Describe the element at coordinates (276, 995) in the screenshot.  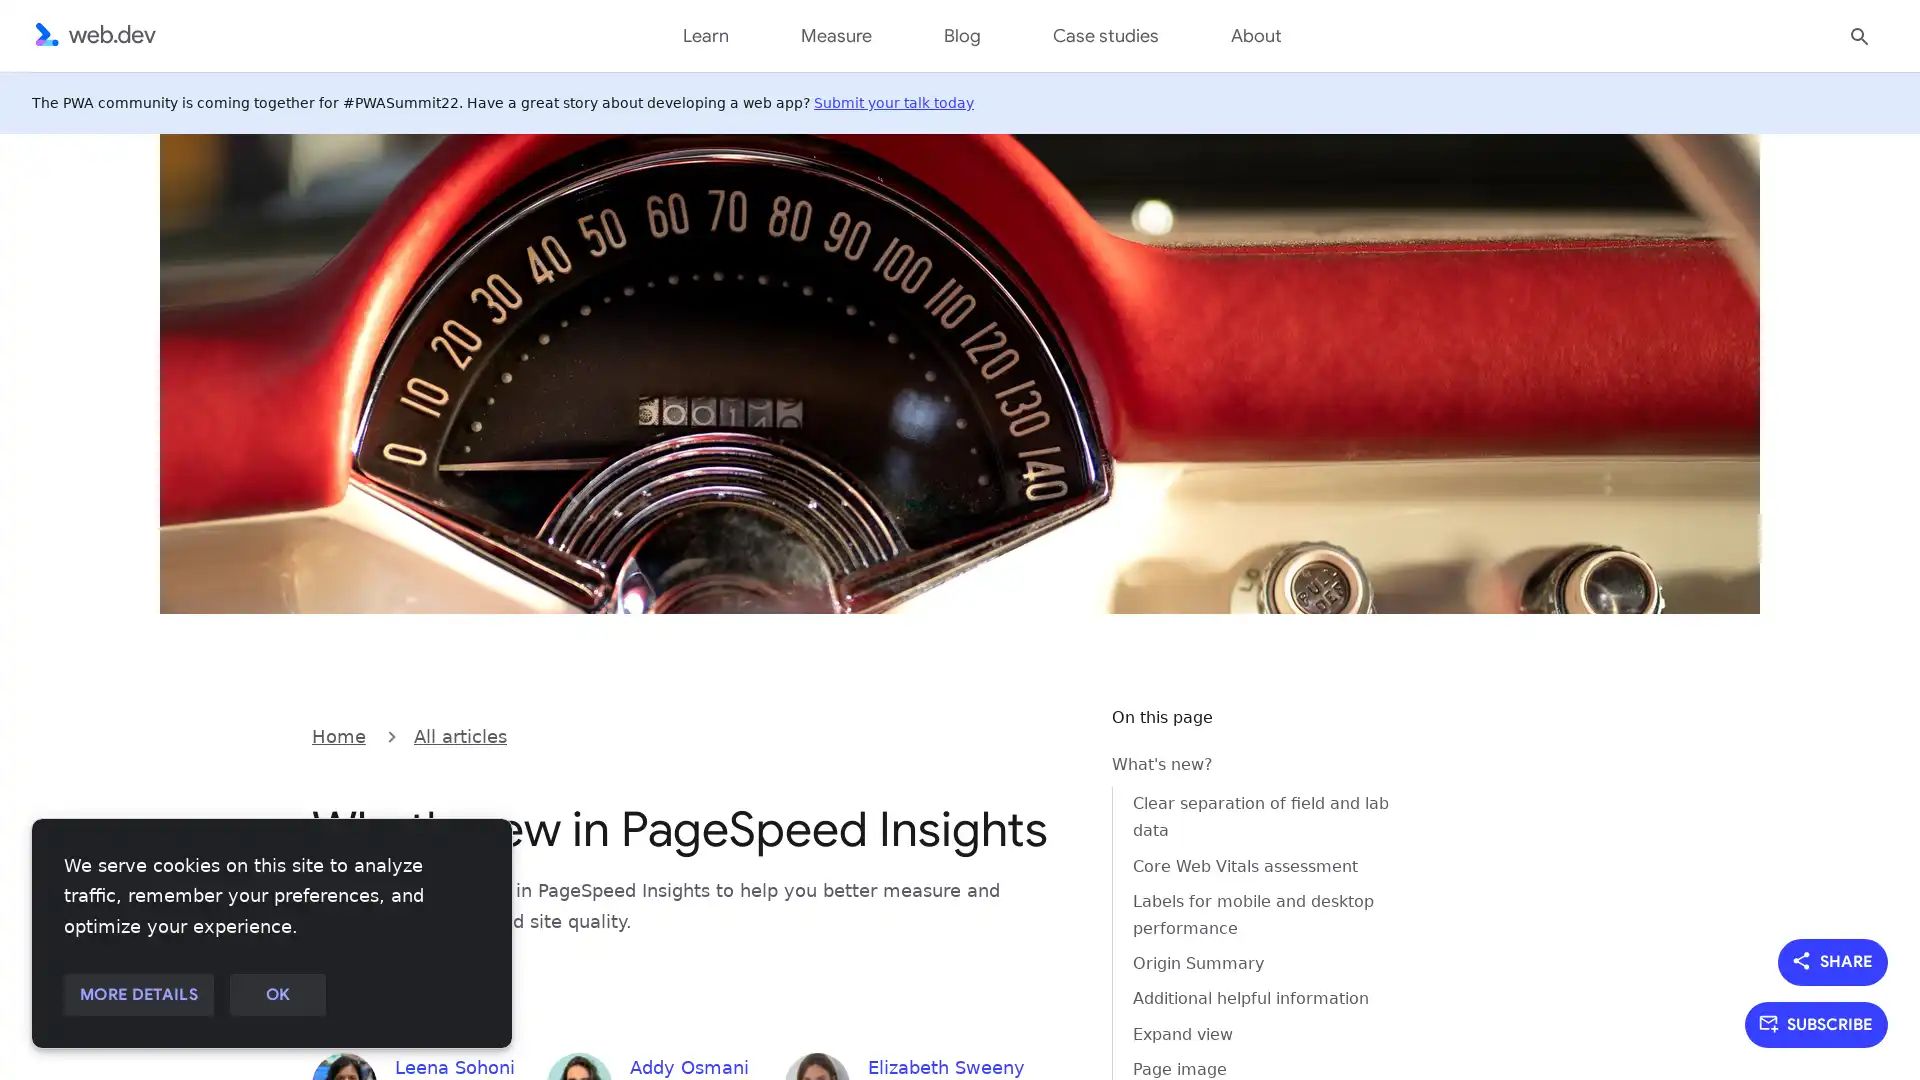
I see `OK` at that location.